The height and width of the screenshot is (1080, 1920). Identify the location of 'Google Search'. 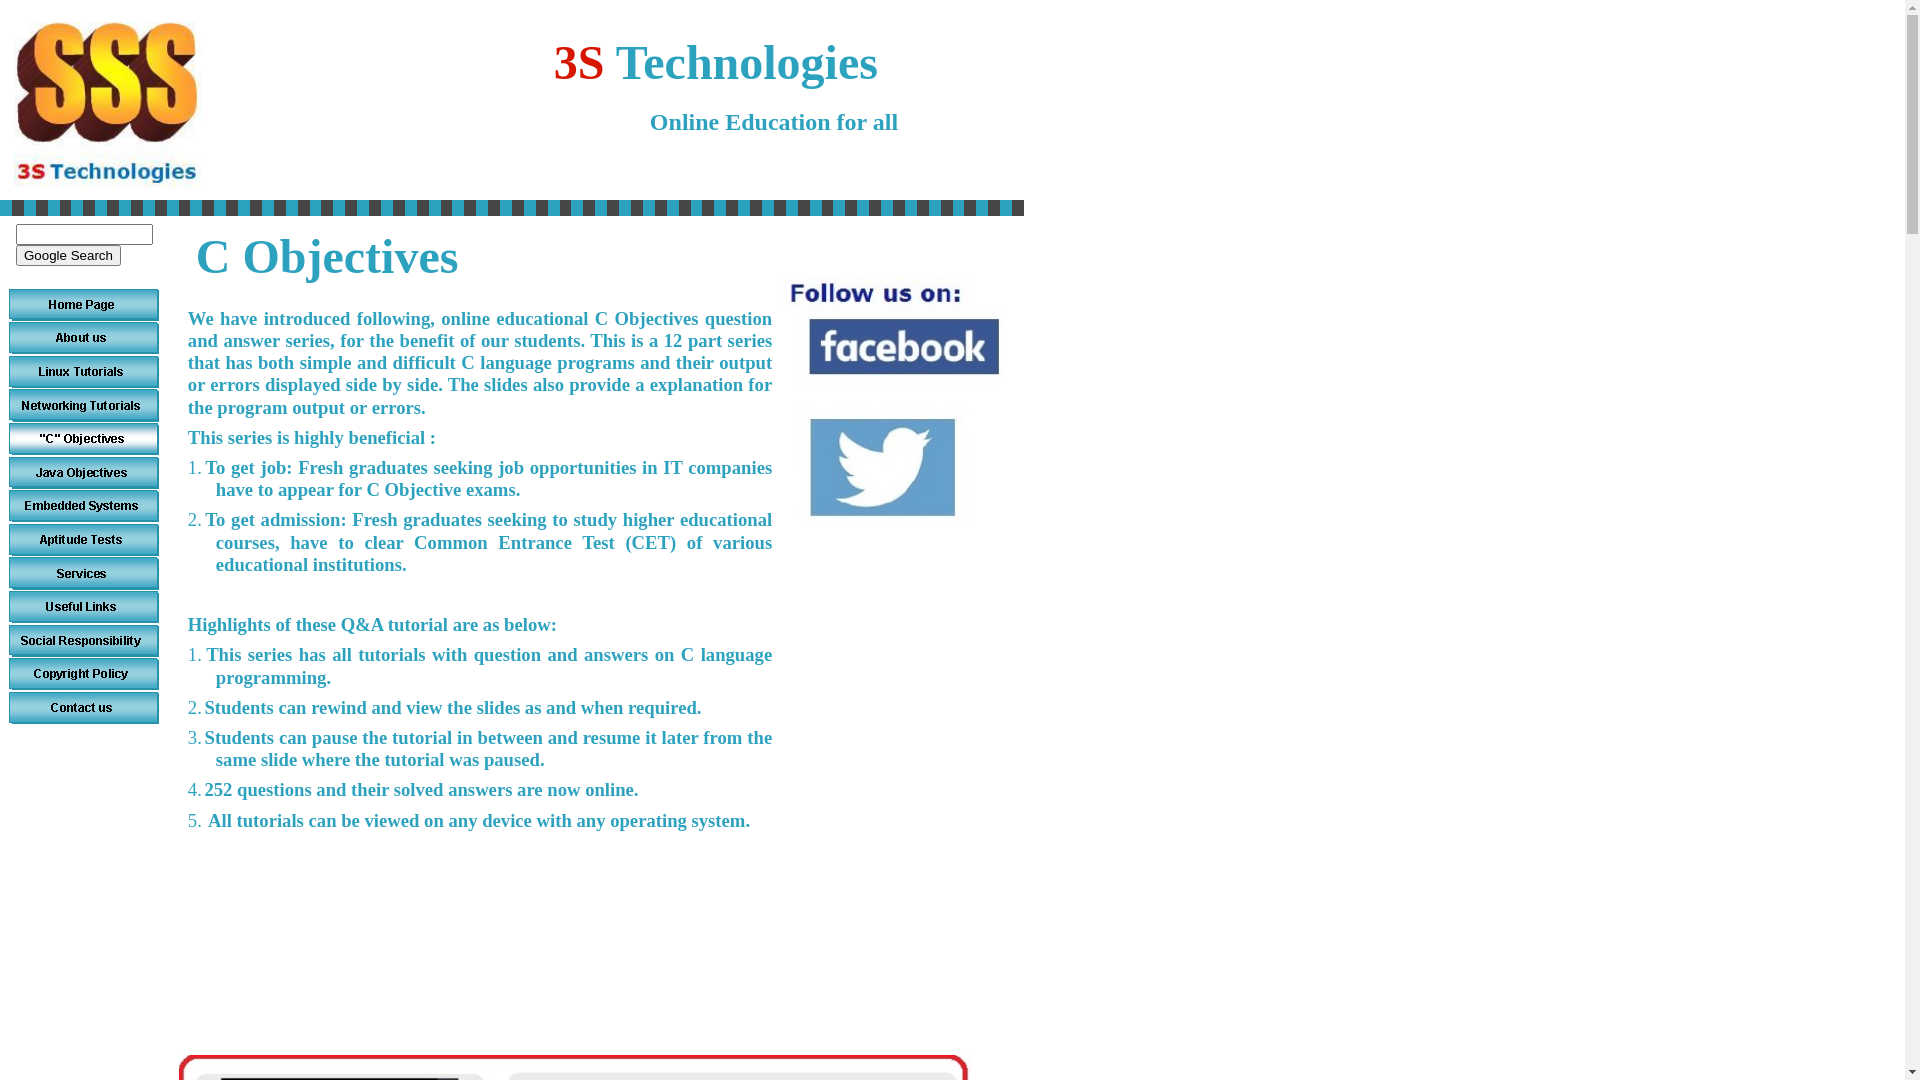
(68, 254).